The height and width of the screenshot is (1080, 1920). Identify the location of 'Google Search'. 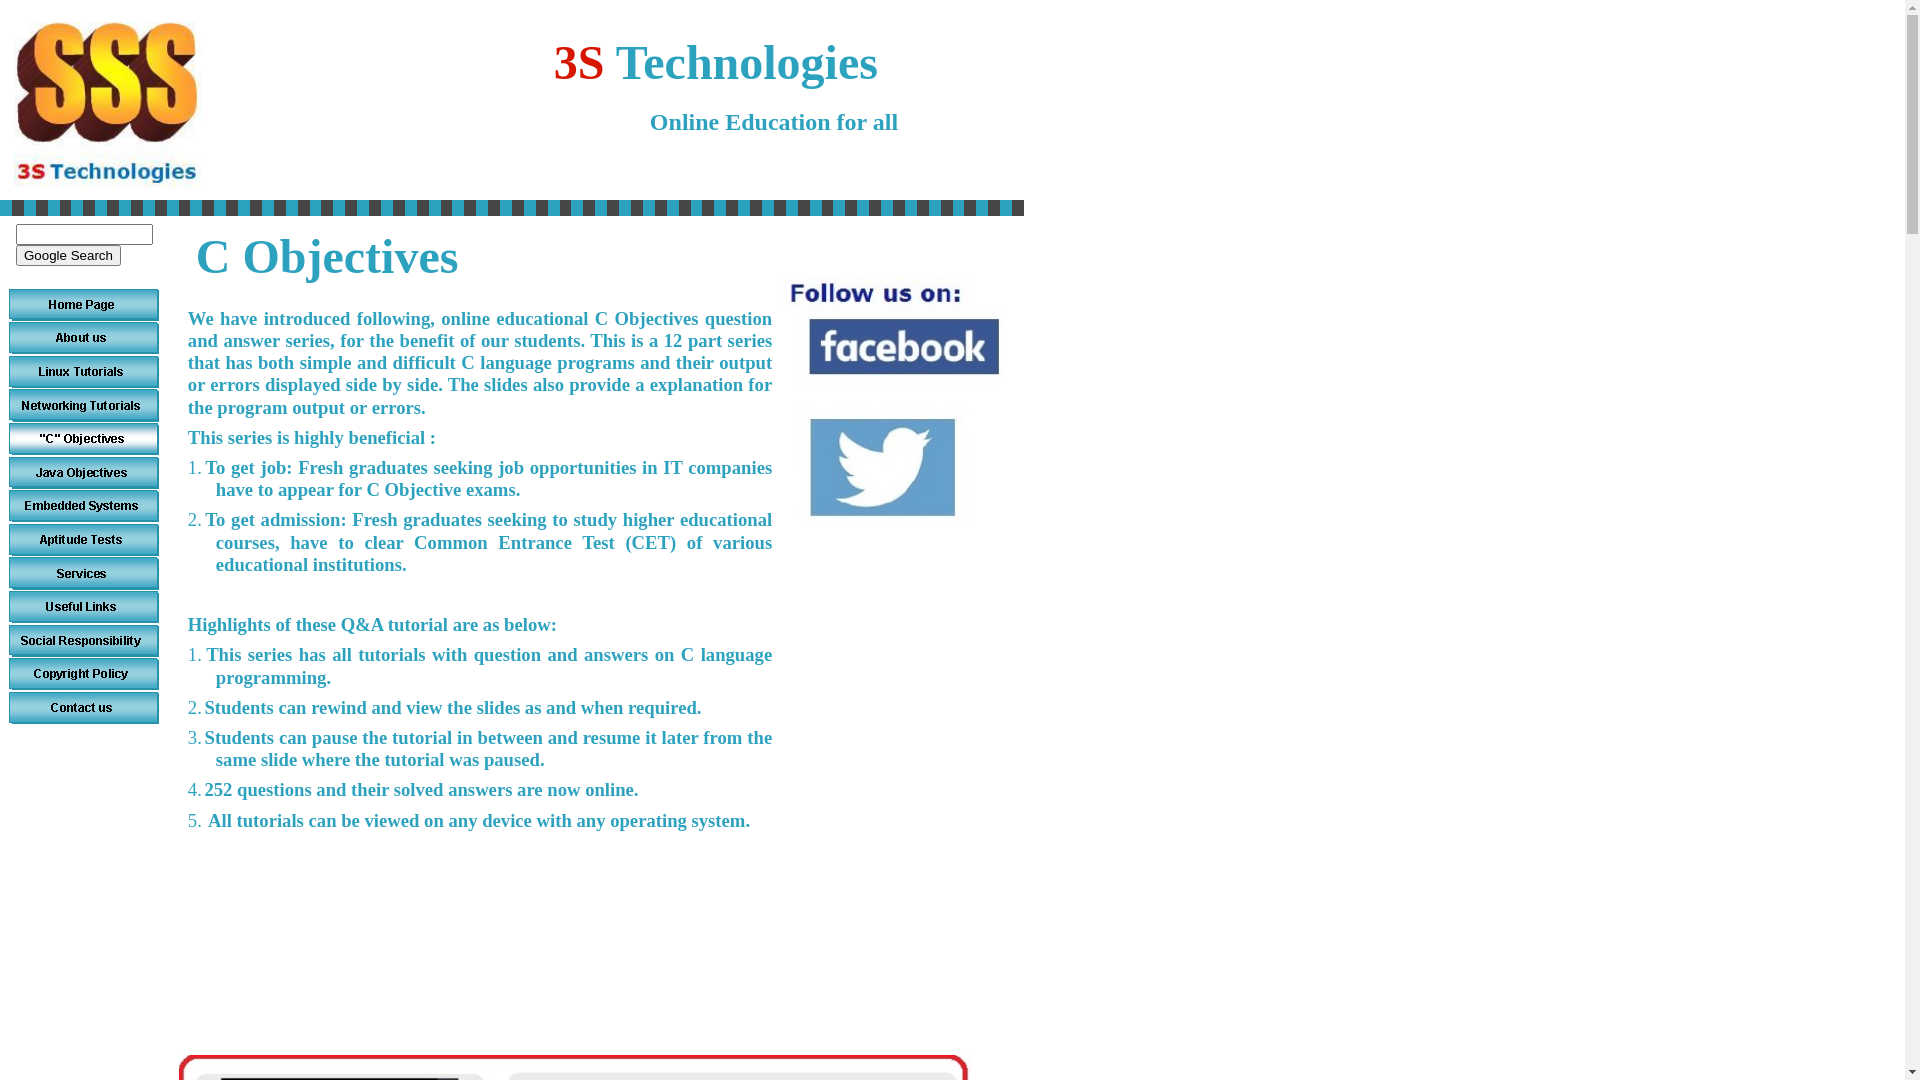
(68, 254).